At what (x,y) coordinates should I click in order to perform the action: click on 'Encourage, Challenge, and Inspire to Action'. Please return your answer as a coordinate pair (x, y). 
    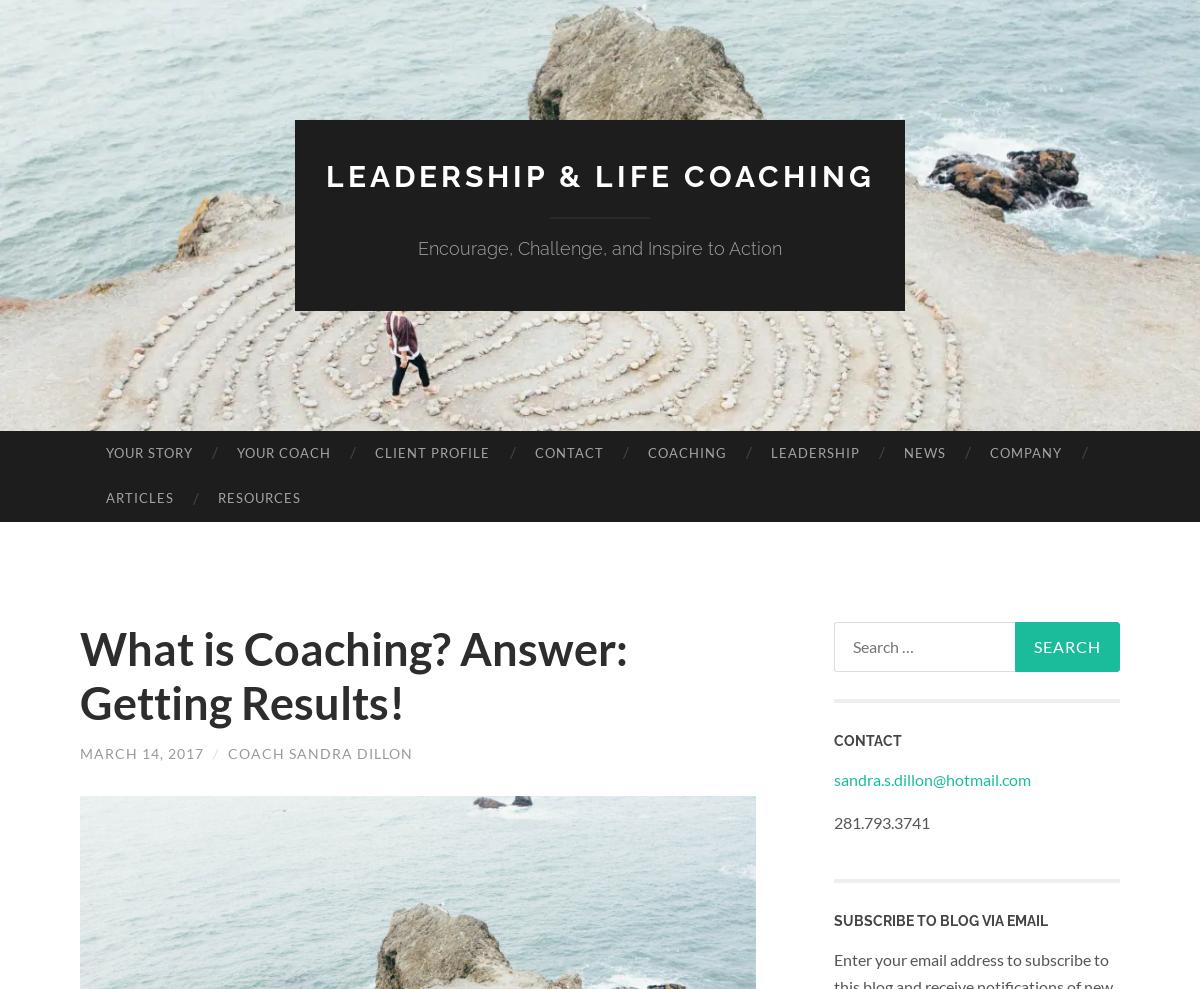
    Looking at the image, I should click on (600, 247).